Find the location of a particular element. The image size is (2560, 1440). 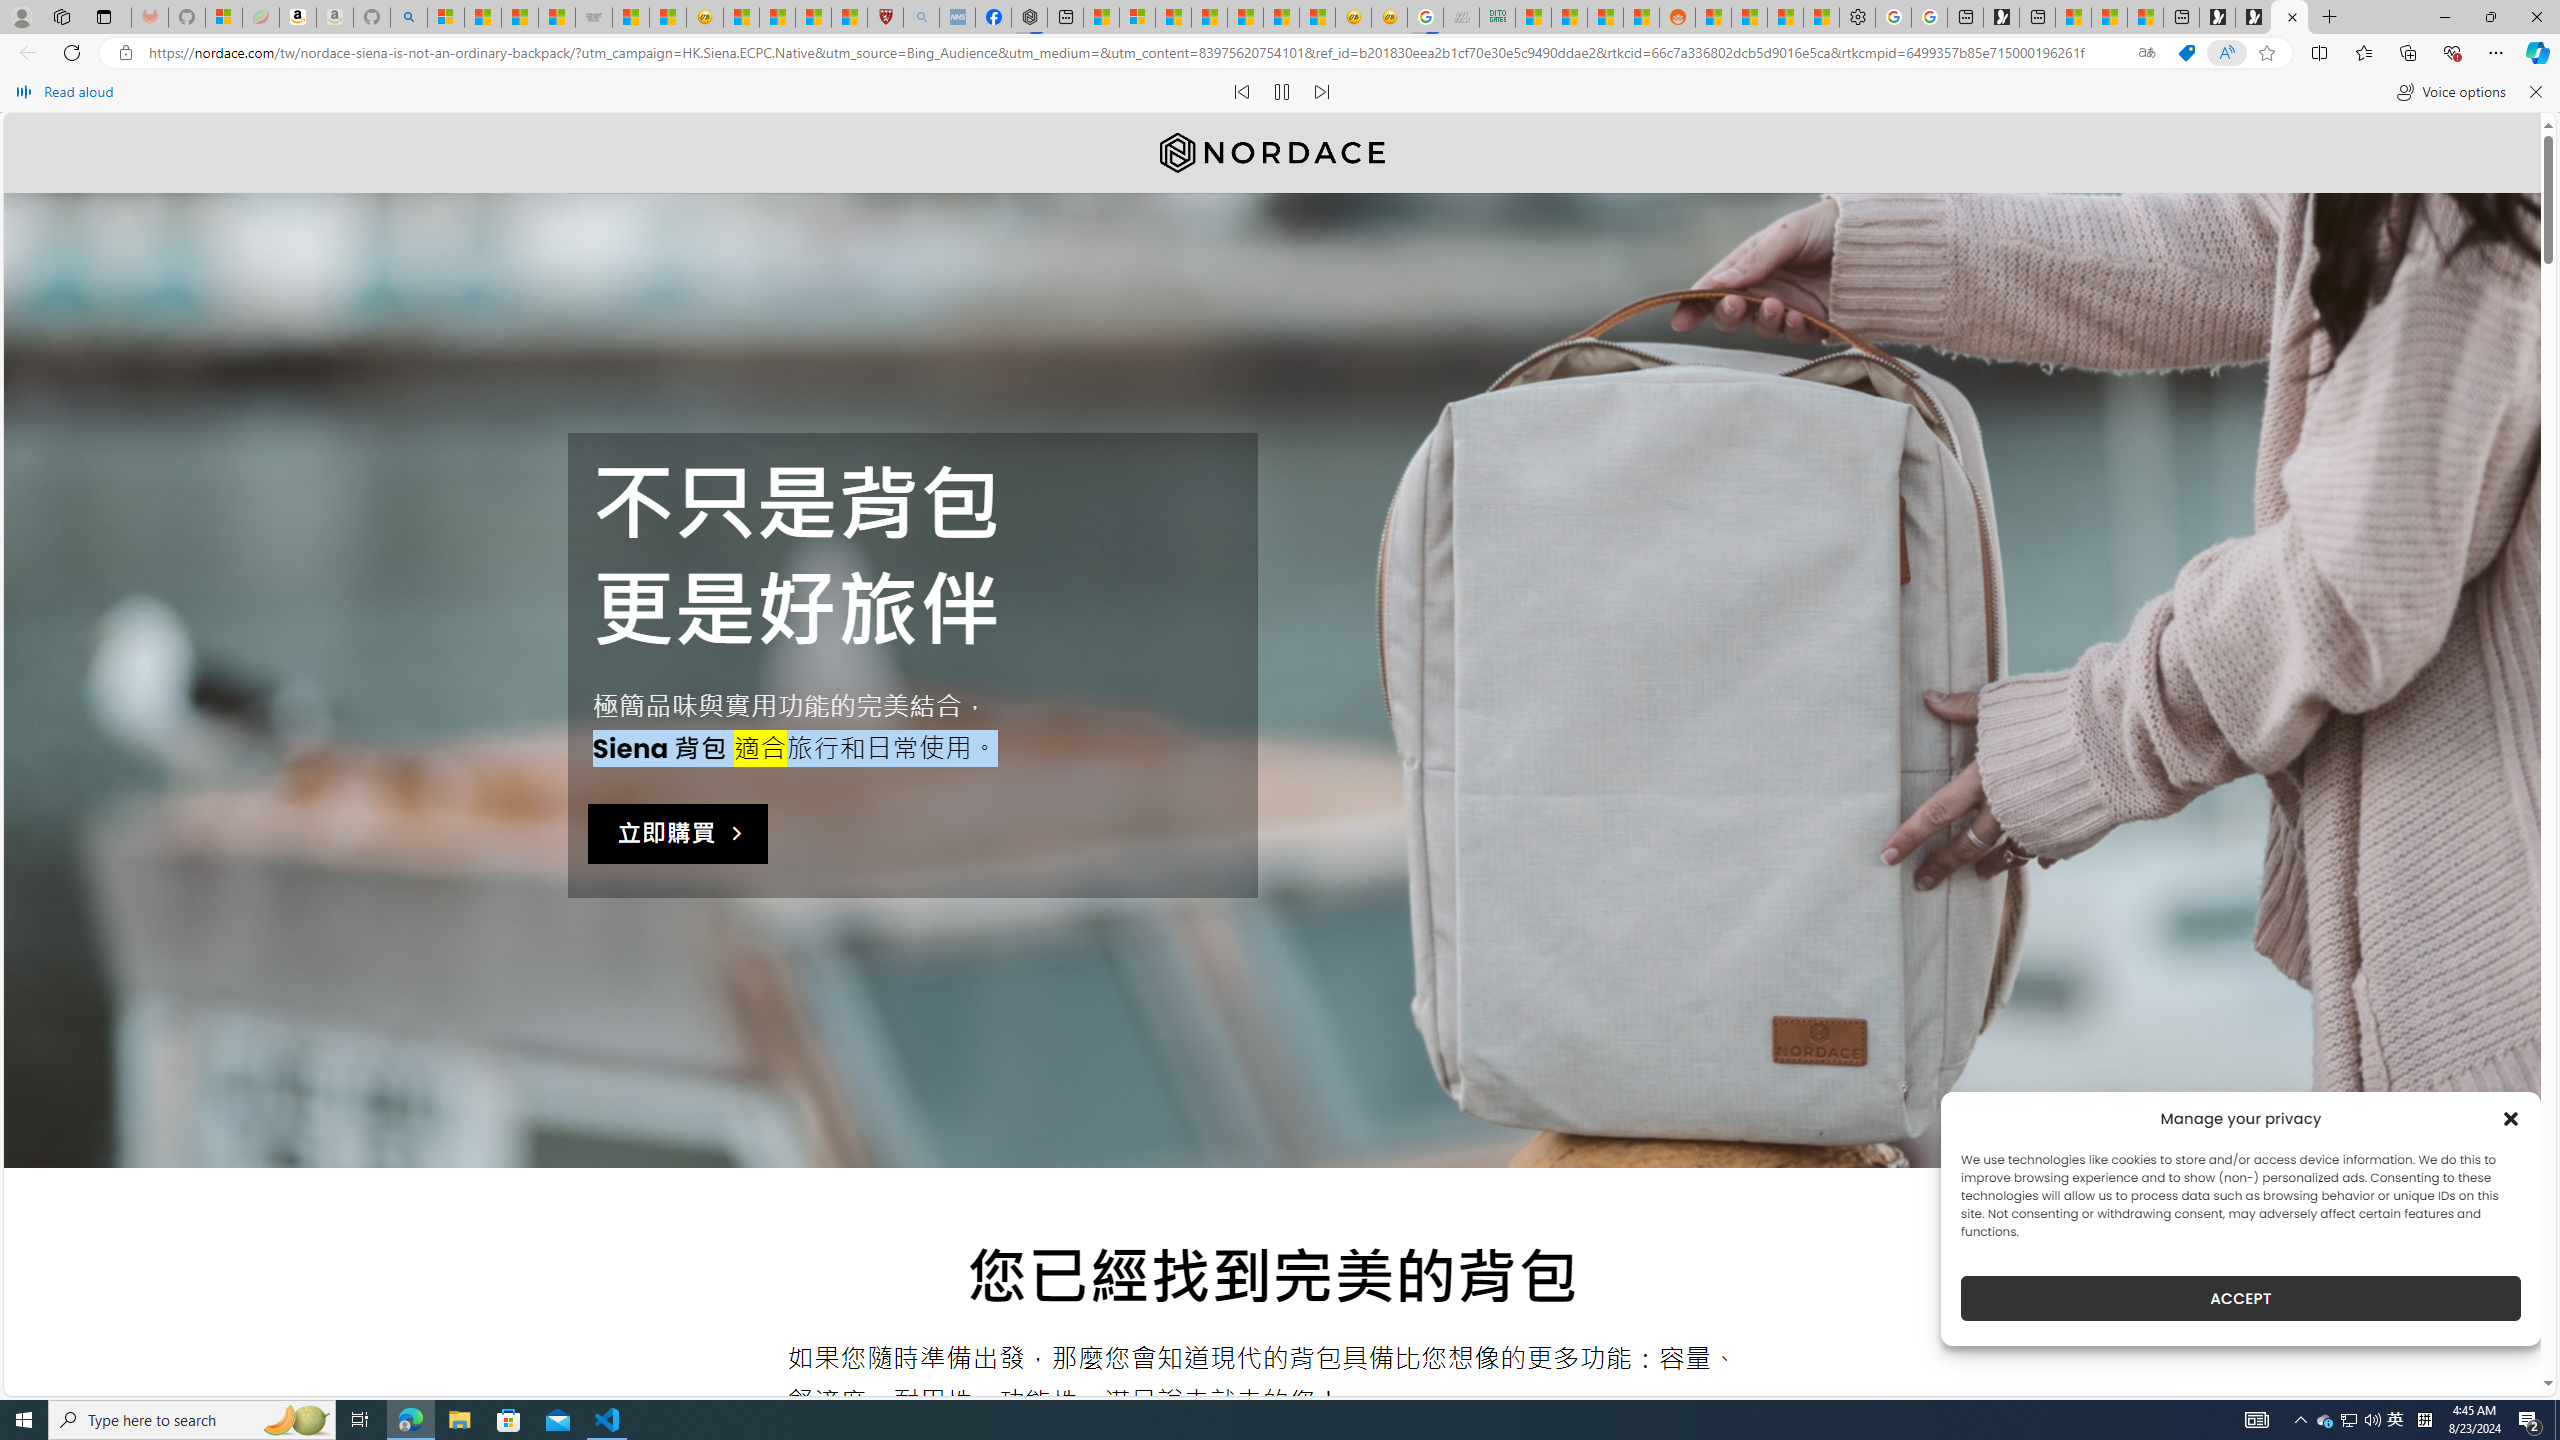

'Play Free Online Games | Games from Microsoft Start' is located at coordinates (2254, 16).